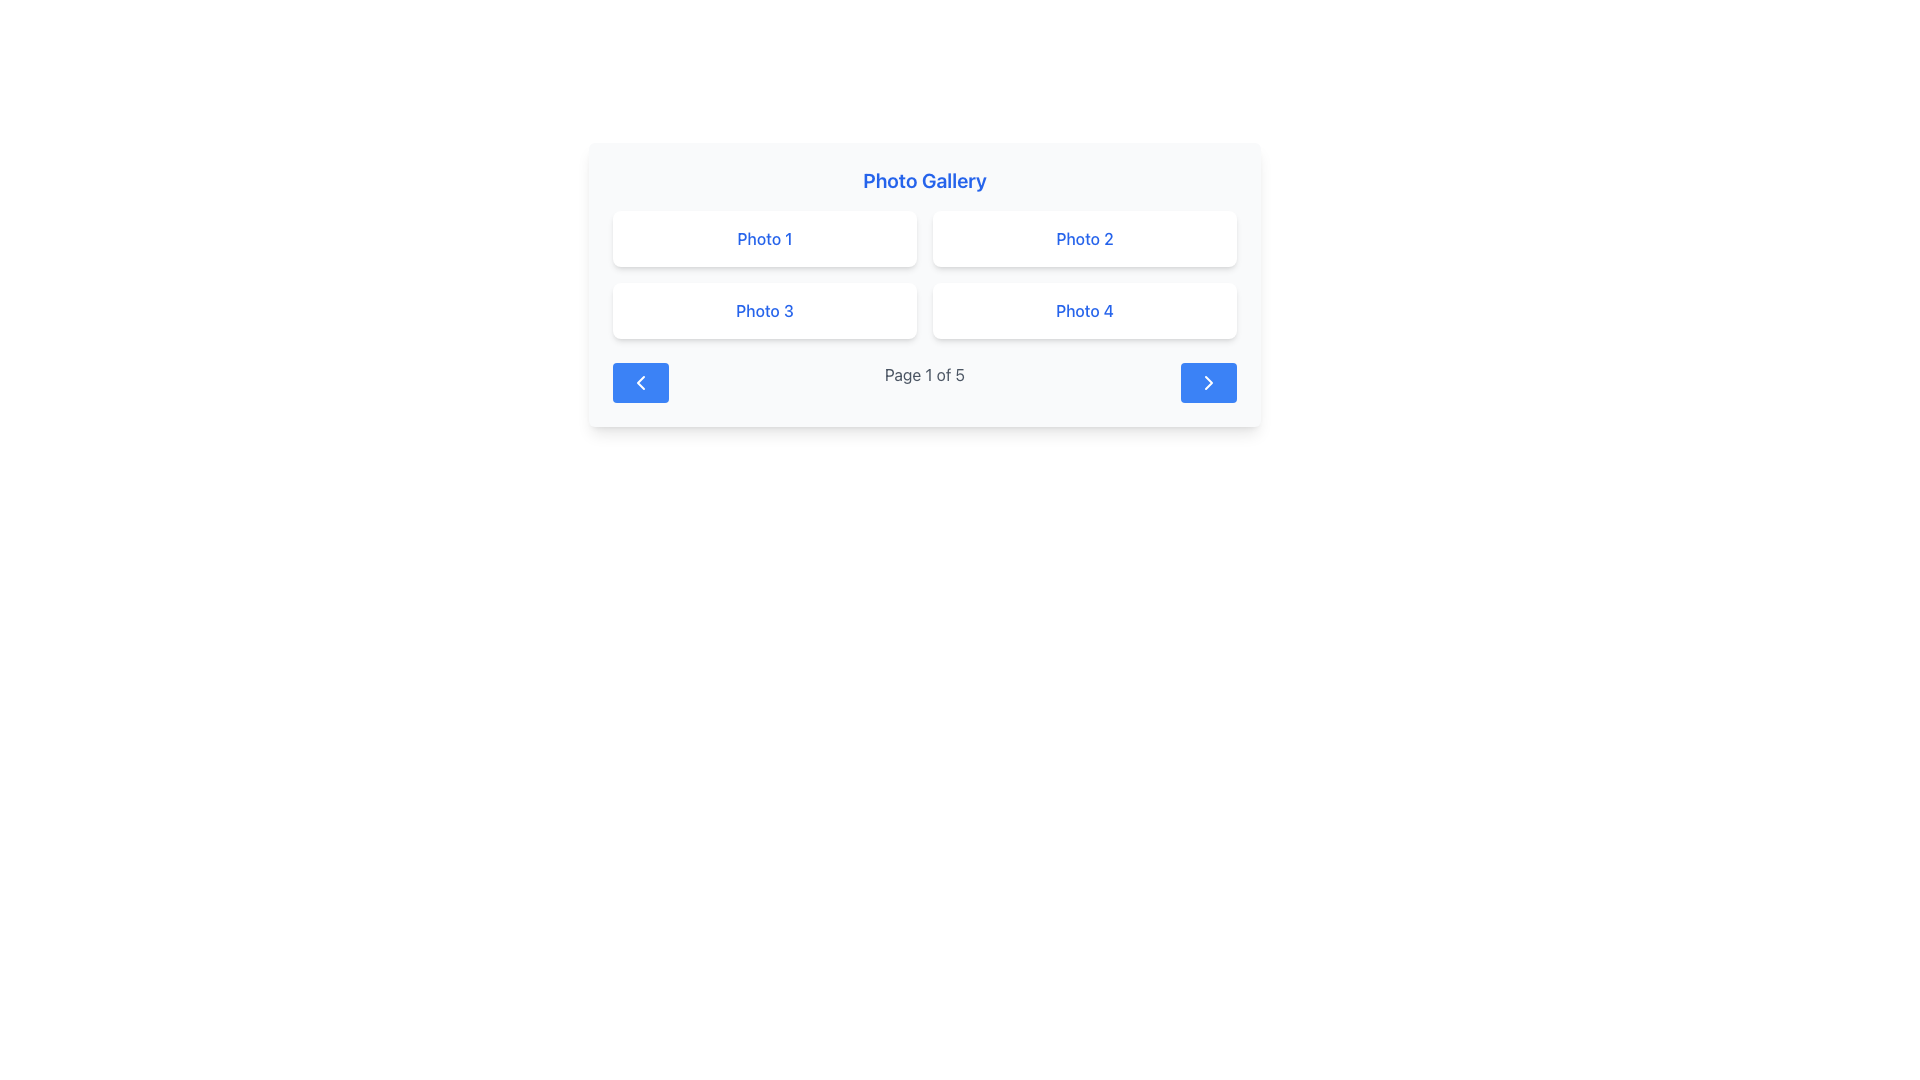  I want to click on the 'Photo 3' button in the second row and first column of the grid, so click(763, 311).